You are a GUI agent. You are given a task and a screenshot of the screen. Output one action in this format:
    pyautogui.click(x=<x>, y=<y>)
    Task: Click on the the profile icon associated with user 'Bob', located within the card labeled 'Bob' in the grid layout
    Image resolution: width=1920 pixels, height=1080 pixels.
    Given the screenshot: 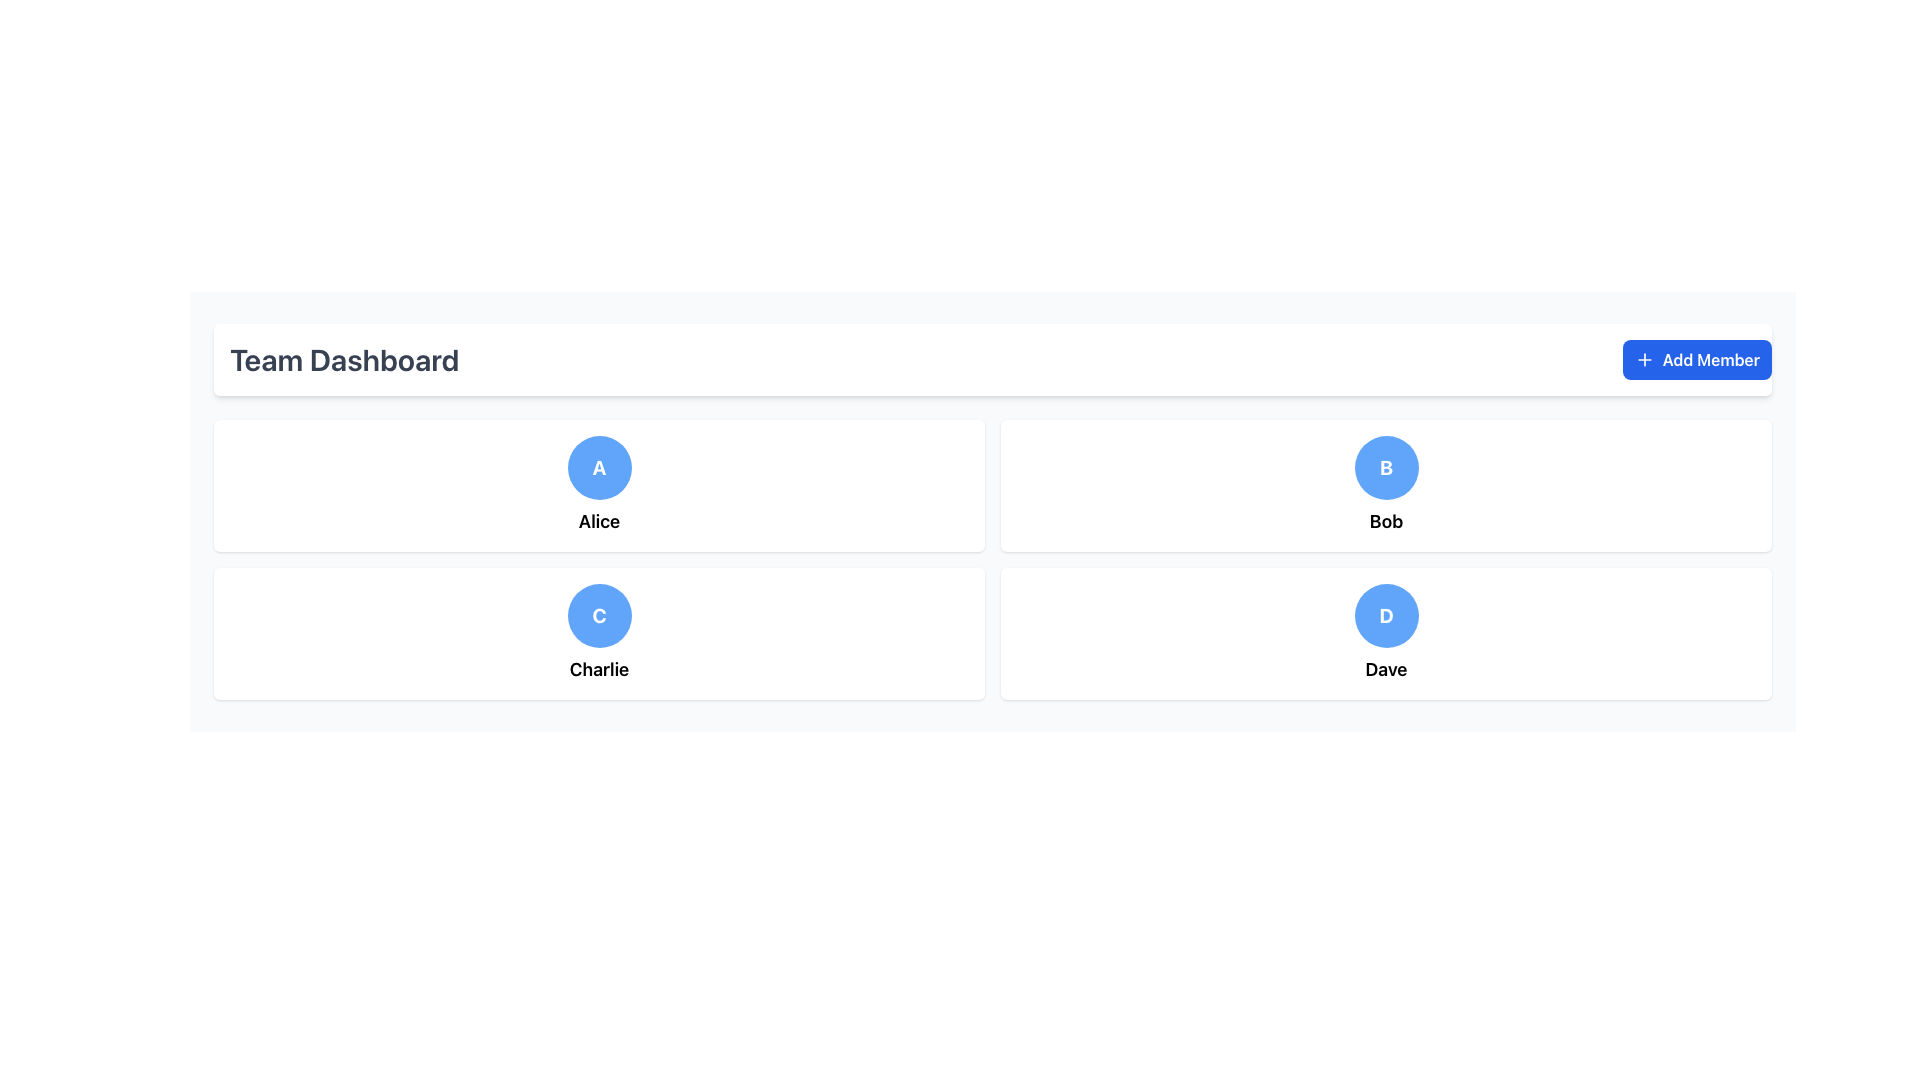 What is the action you would take?
    pyautogui.click(x=1385, y=467)
    